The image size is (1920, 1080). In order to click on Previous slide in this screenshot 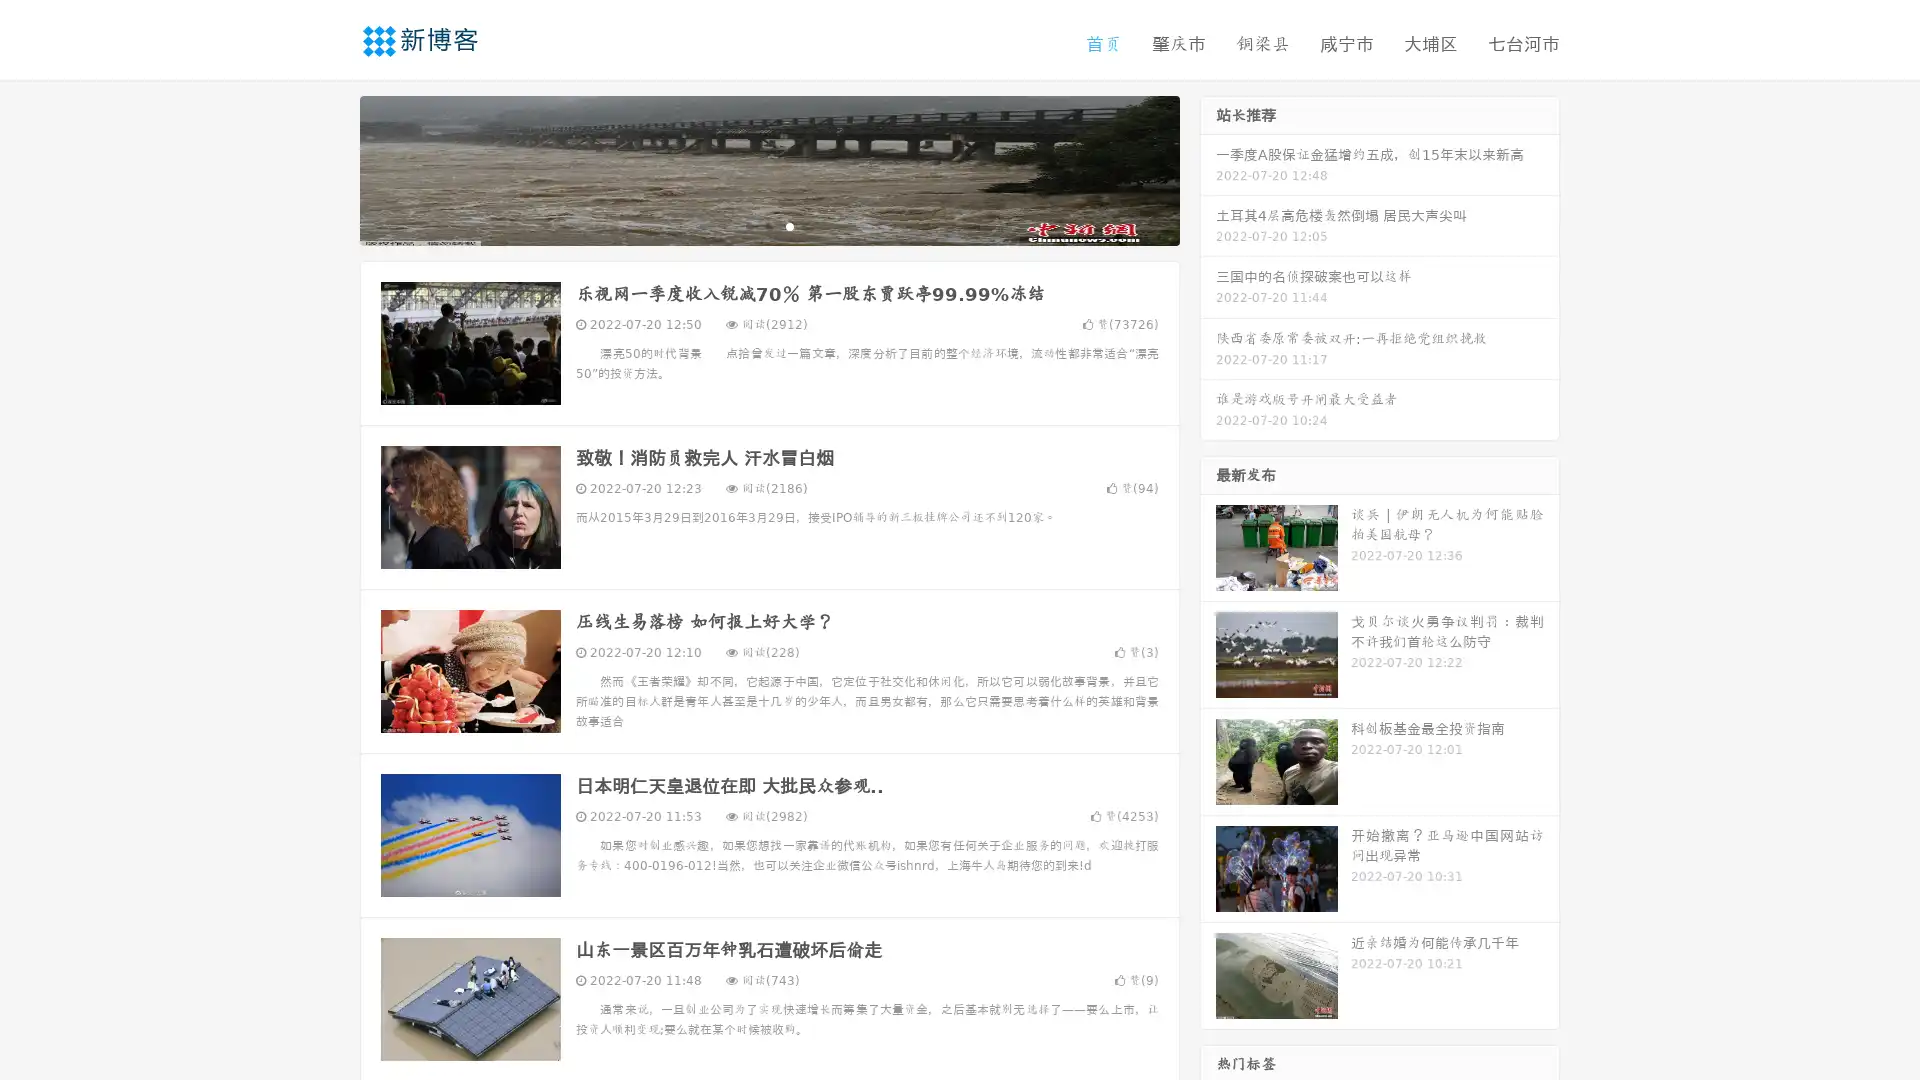, I will do `click(330, 168)`.